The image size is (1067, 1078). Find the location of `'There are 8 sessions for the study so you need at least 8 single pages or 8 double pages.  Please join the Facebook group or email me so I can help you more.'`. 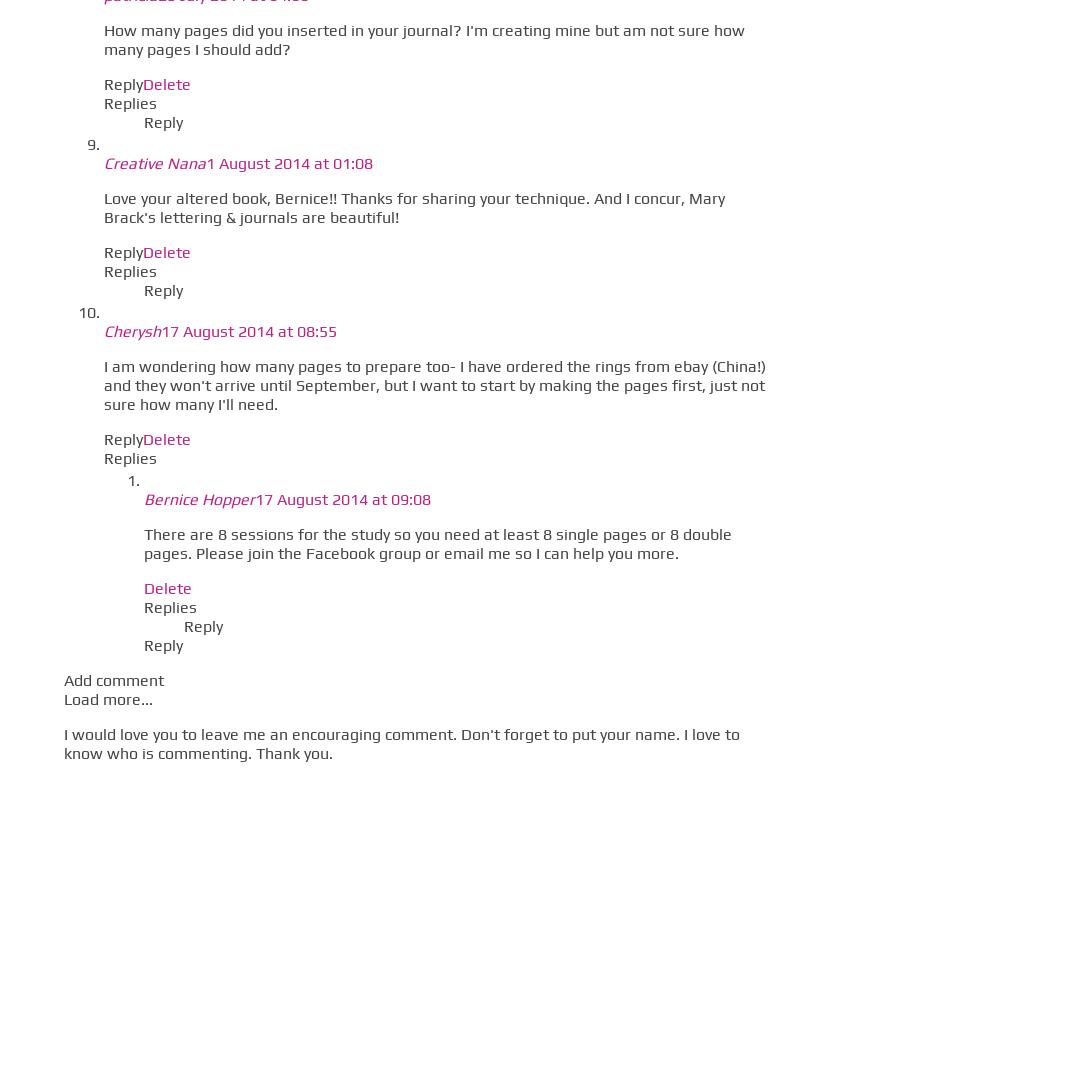

'There are 8 sessions for the study so you need at least 8 single pages or 8 double pages.  Please join the Facebook group or email me so I can help you more.' is located at coordinates (143, 542).